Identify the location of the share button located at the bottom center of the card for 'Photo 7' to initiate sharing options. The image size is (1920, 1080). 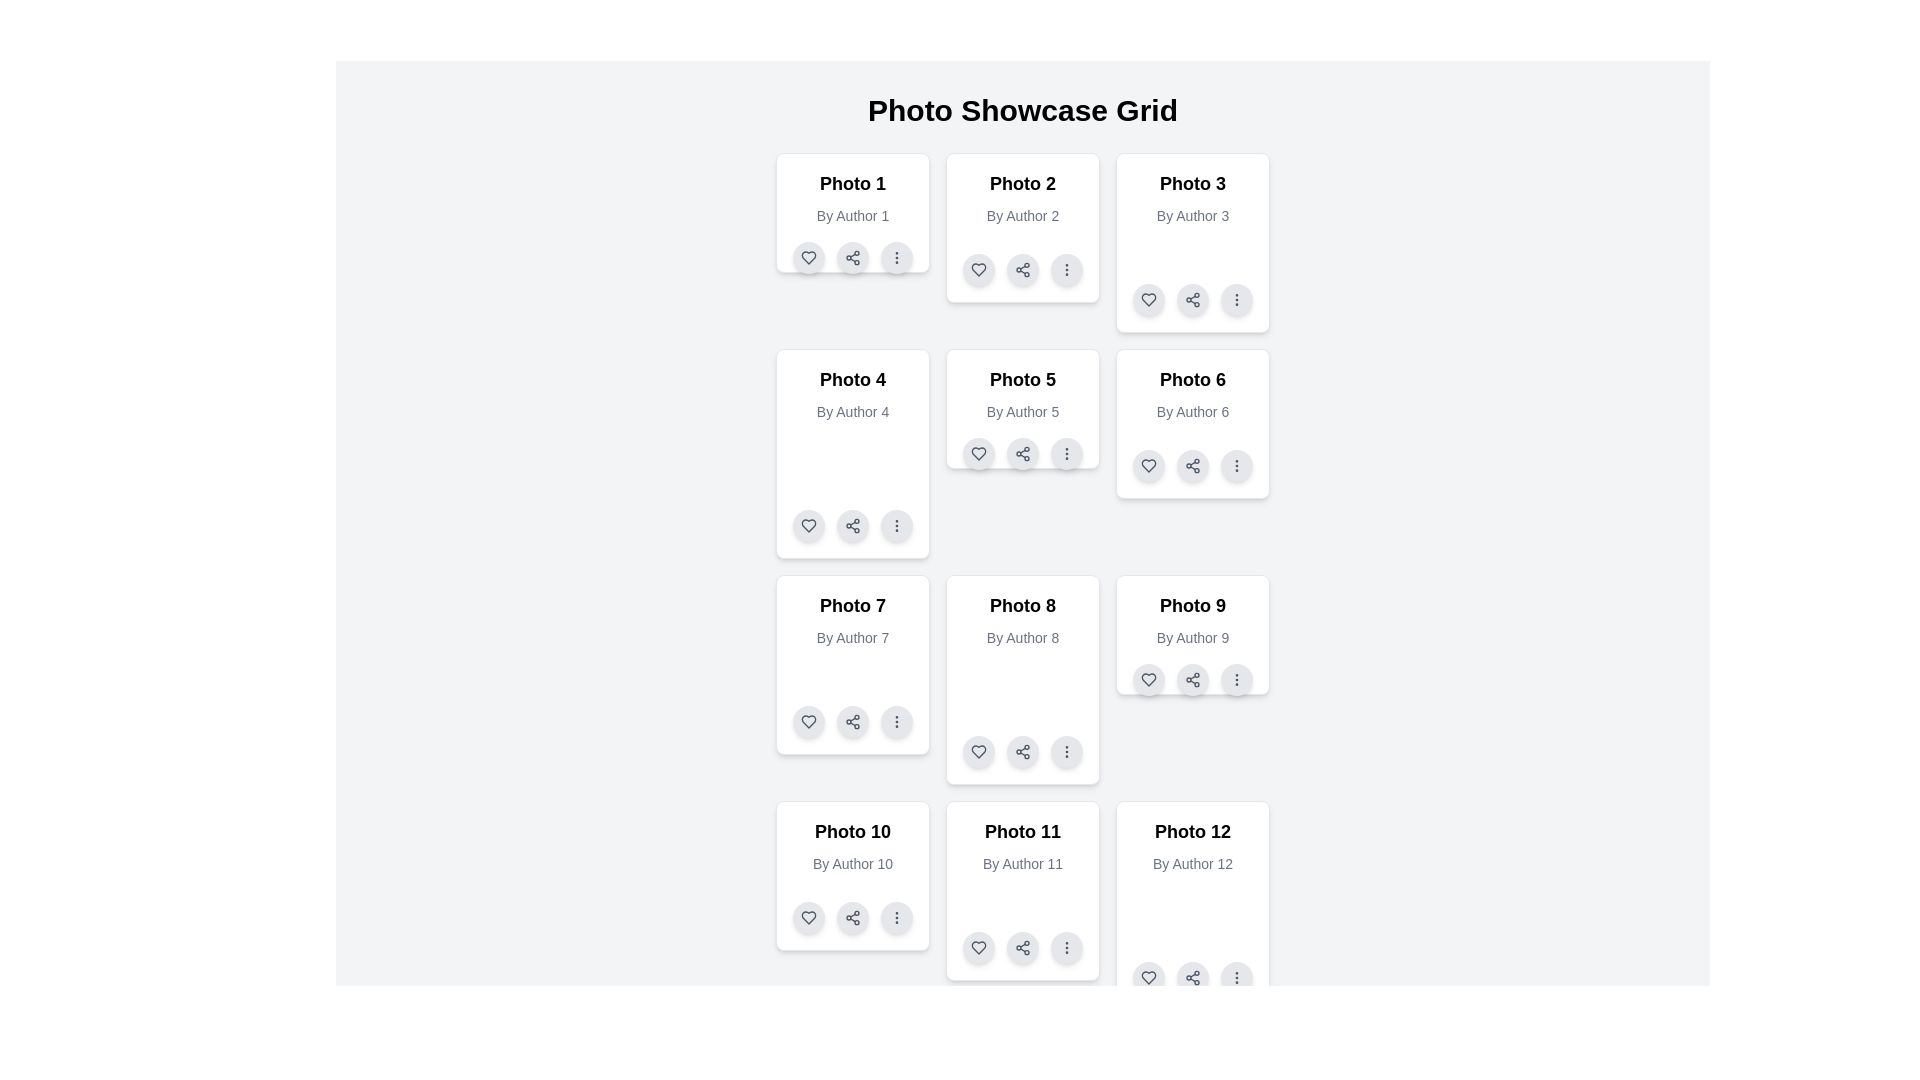
(853, 721).